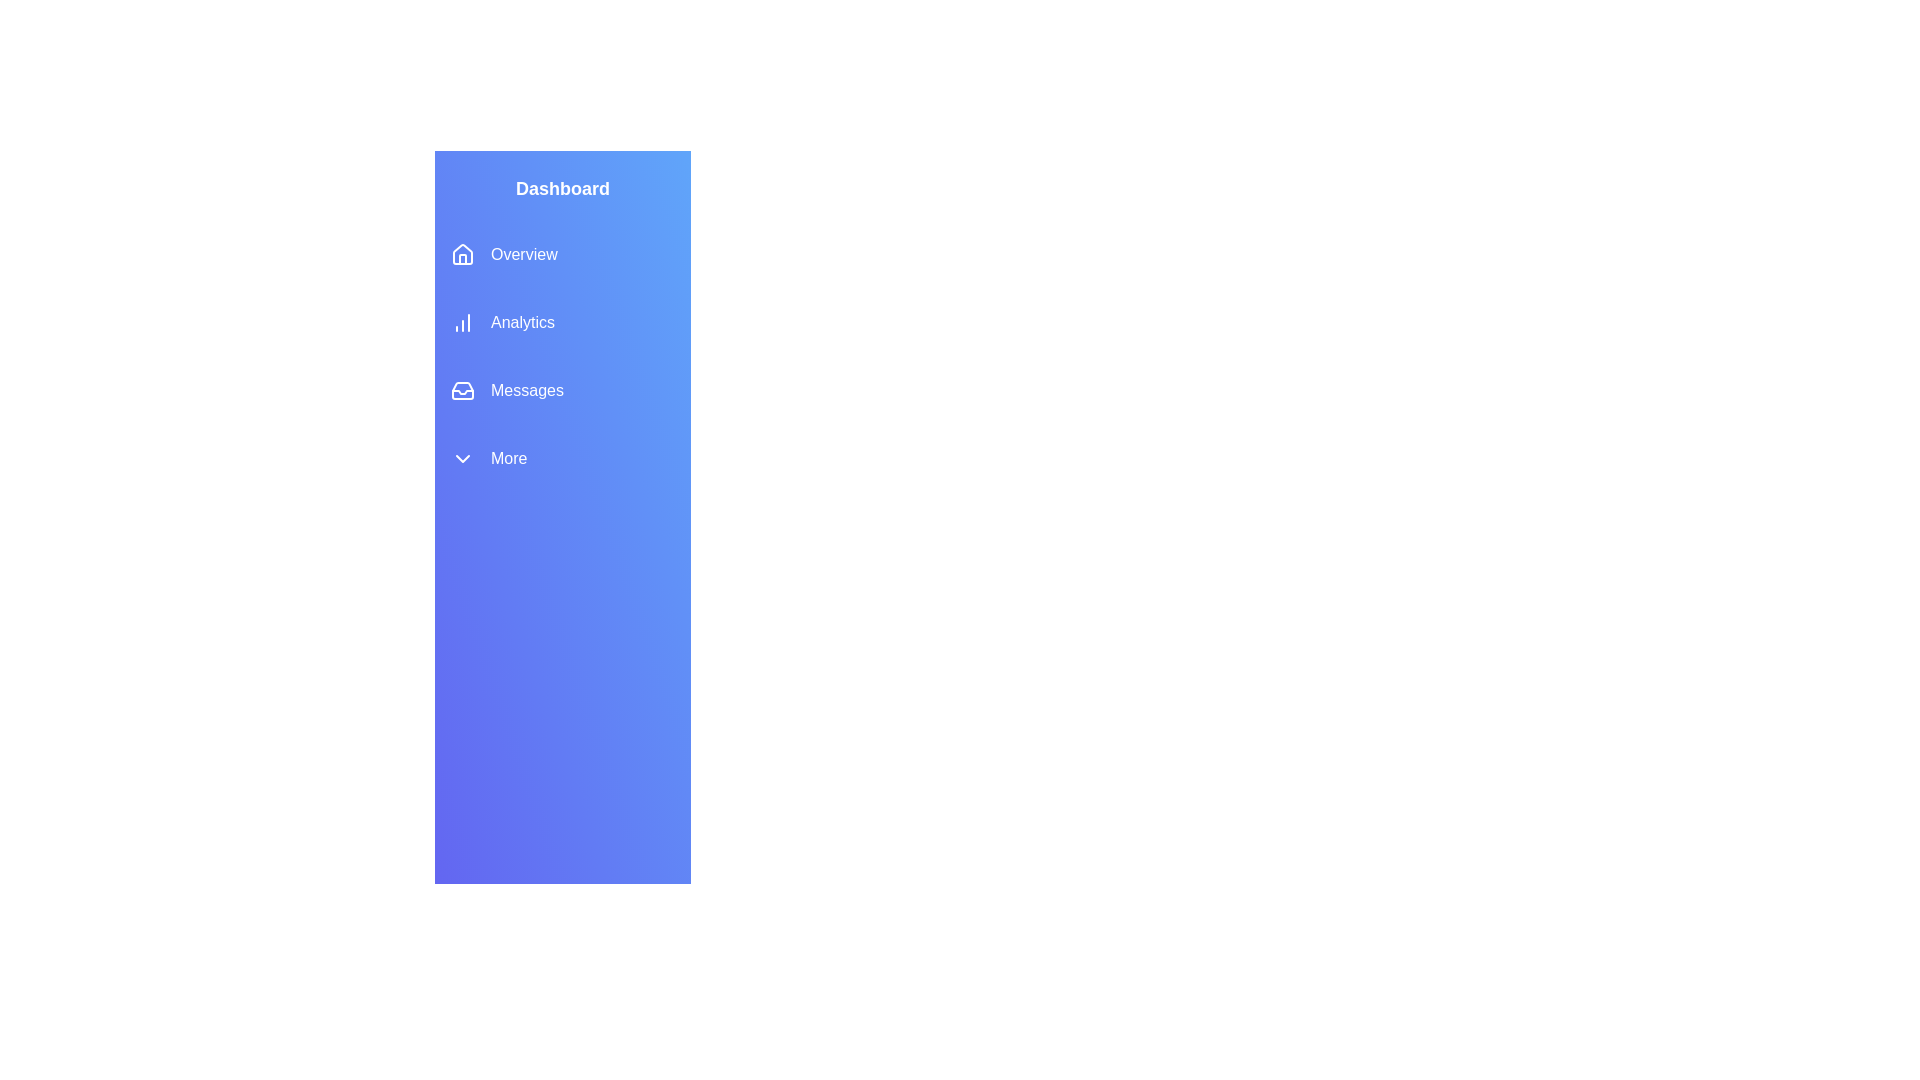 The height and width of the screenshot is (1080, 1920). What do you see at coordinates (561, 322) in the screenshot?
I see `the menu item Analytics to reveal its hover effect` at bounding box center [561, 322].